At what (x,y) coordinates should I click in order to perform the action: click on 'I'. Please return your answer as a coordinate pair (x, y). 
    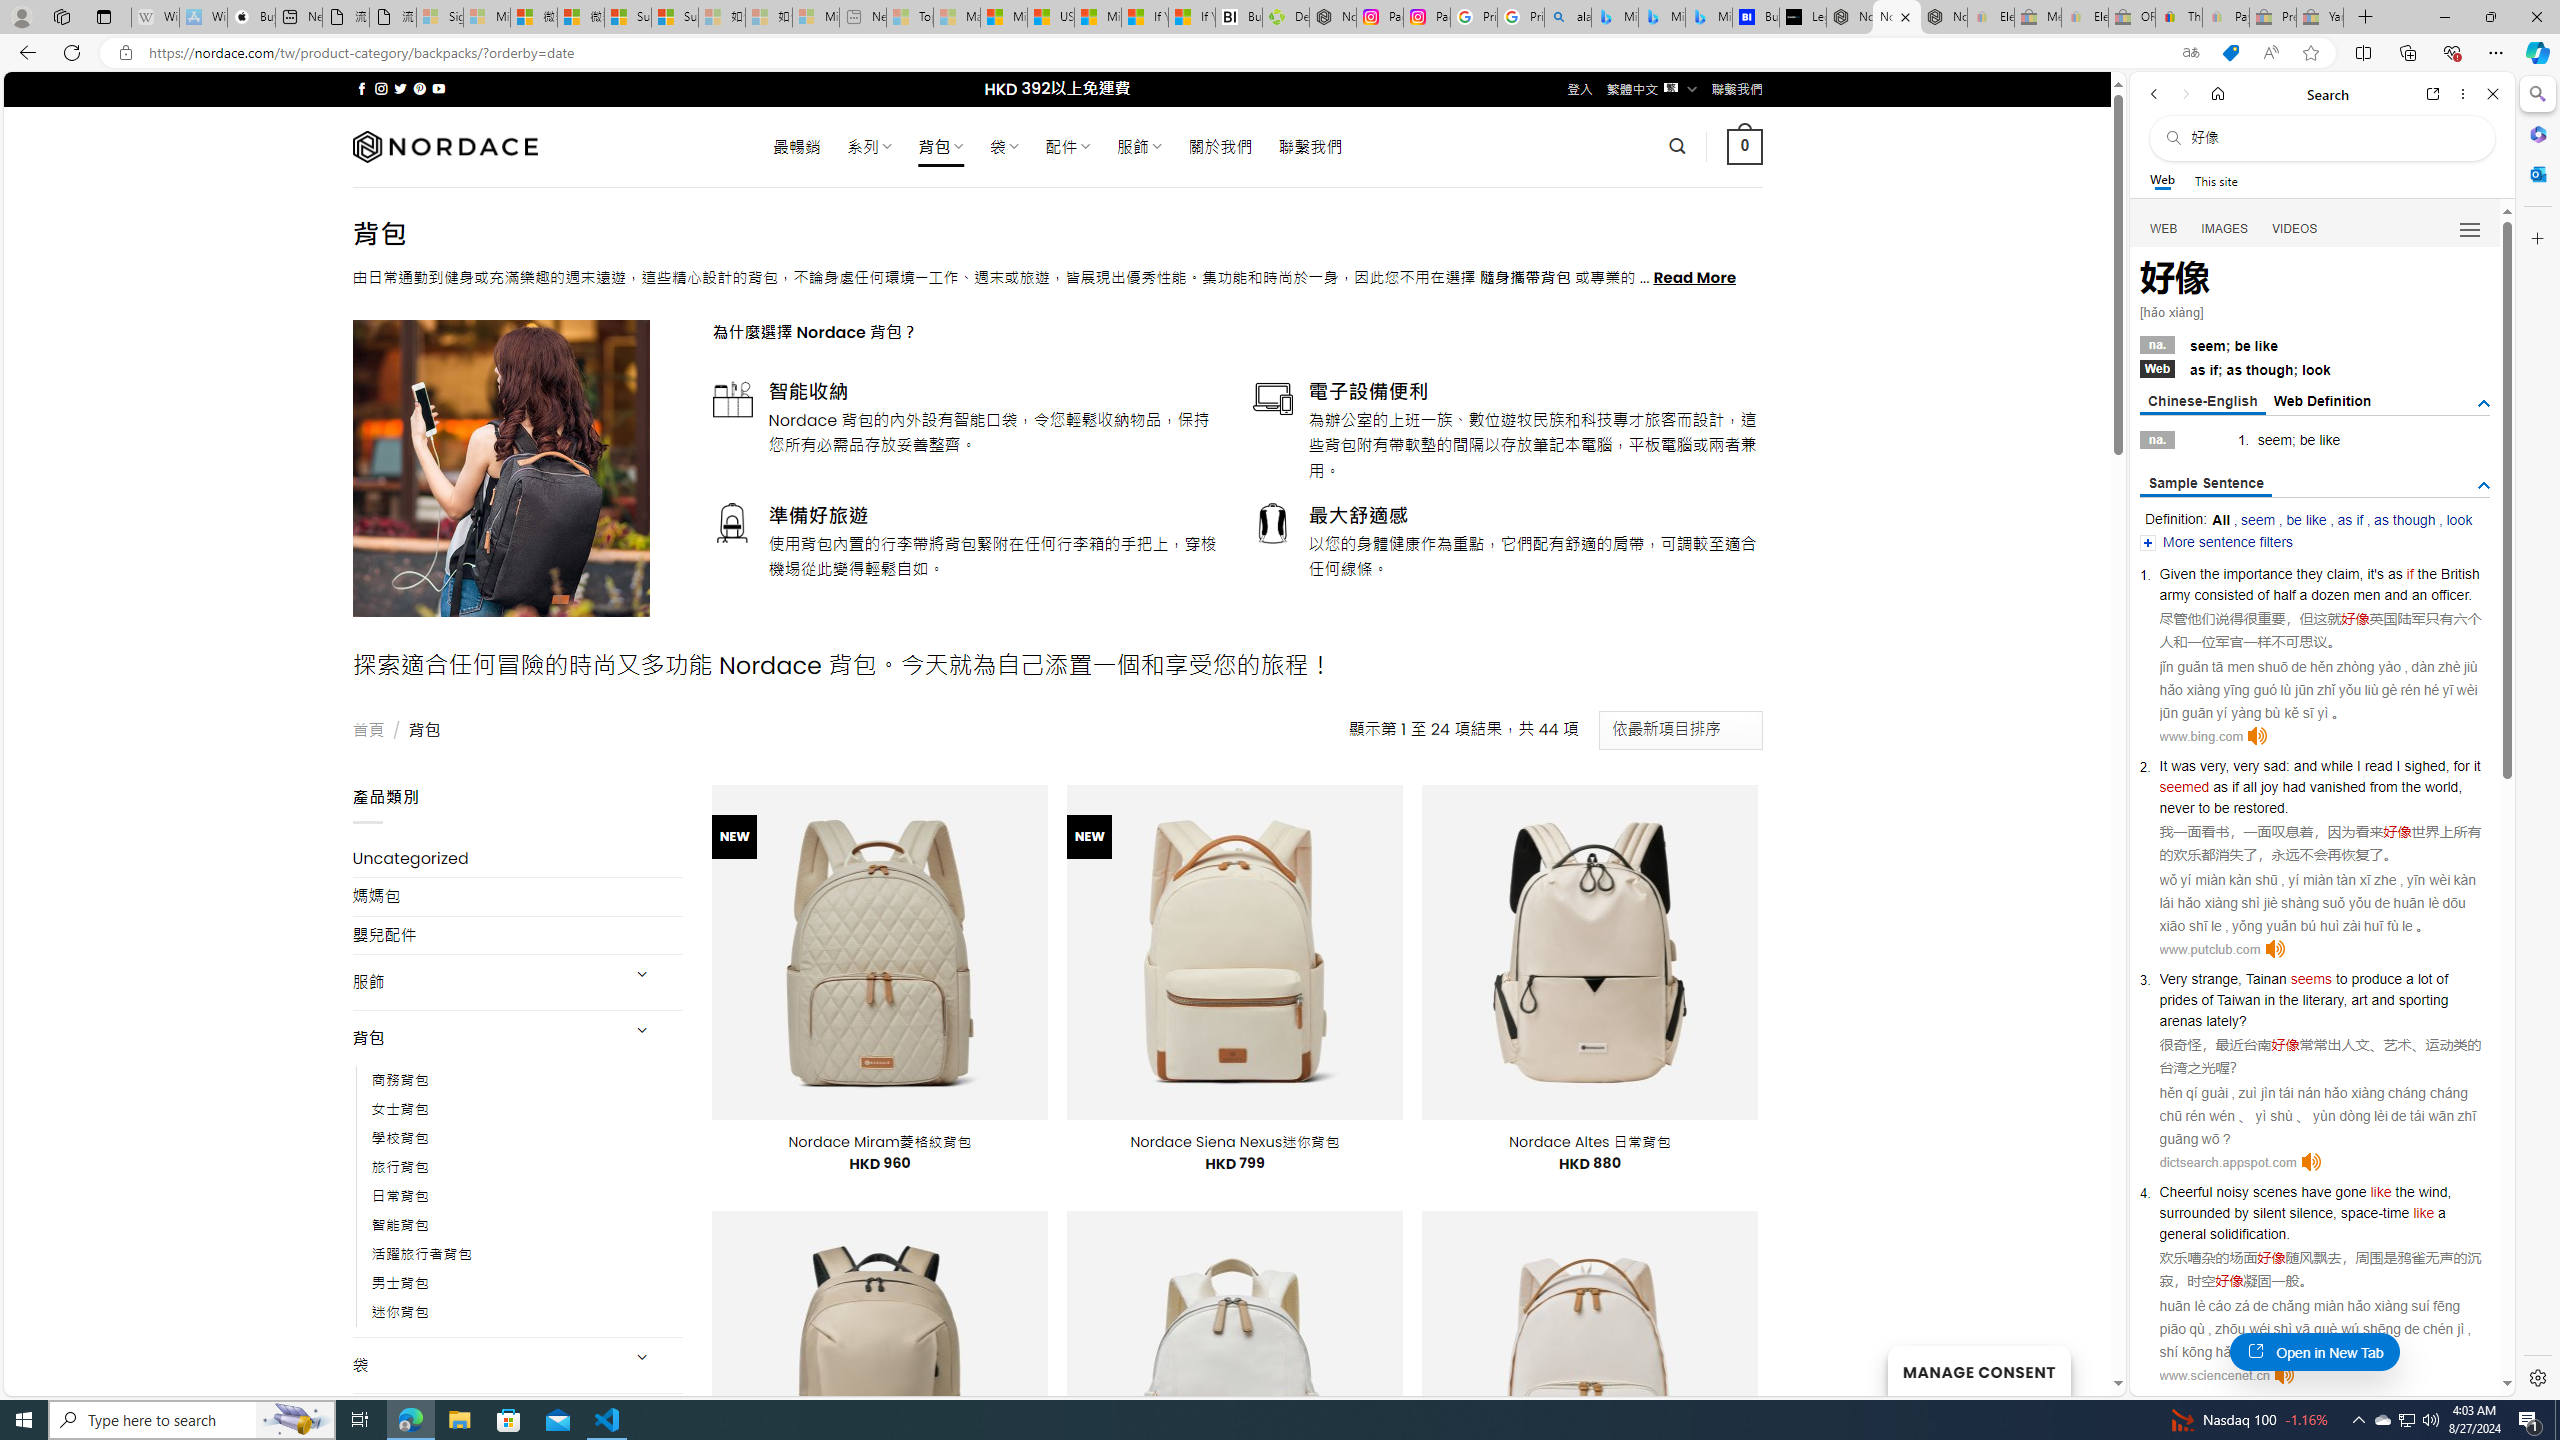
    Looking at the image, I should click on (2397, 765).